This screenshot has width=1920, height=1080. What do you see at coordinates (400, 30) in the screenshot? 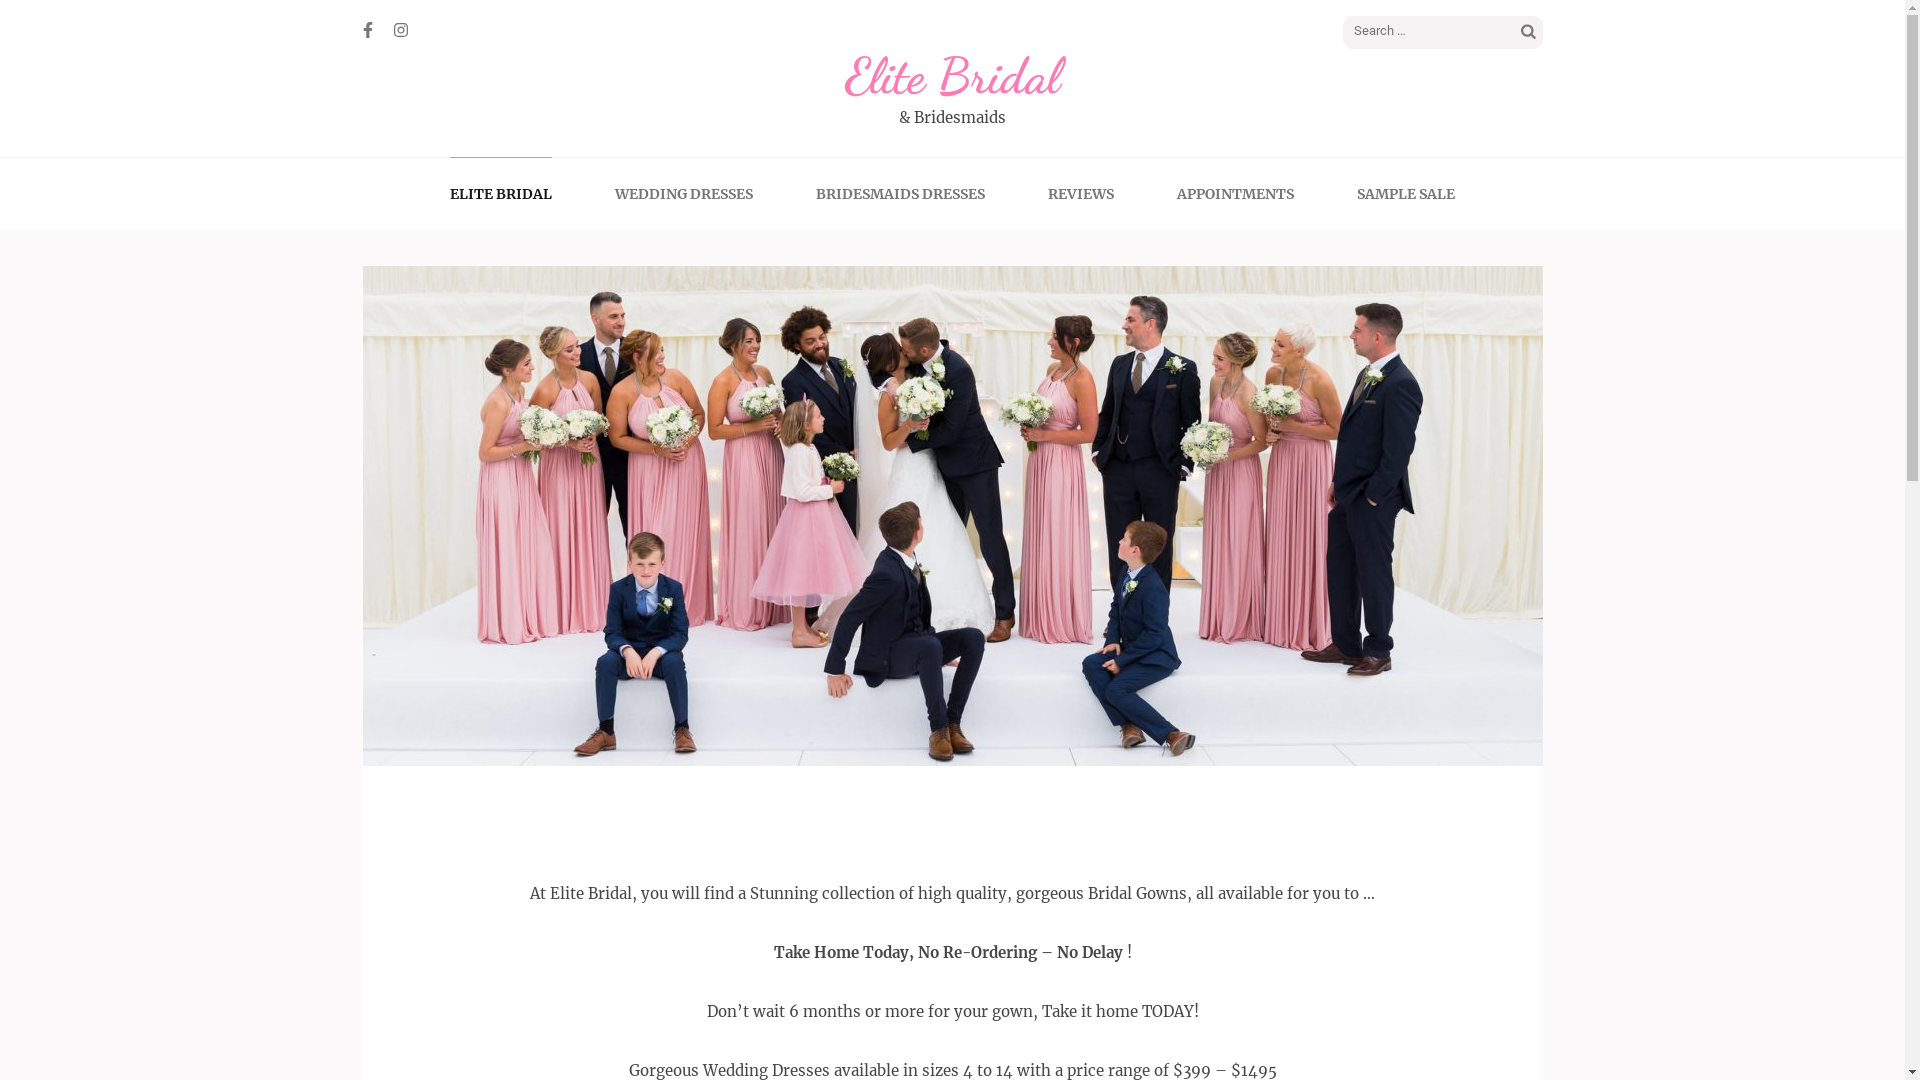
I see `'Instagram'` at bounding box center [400, 30].